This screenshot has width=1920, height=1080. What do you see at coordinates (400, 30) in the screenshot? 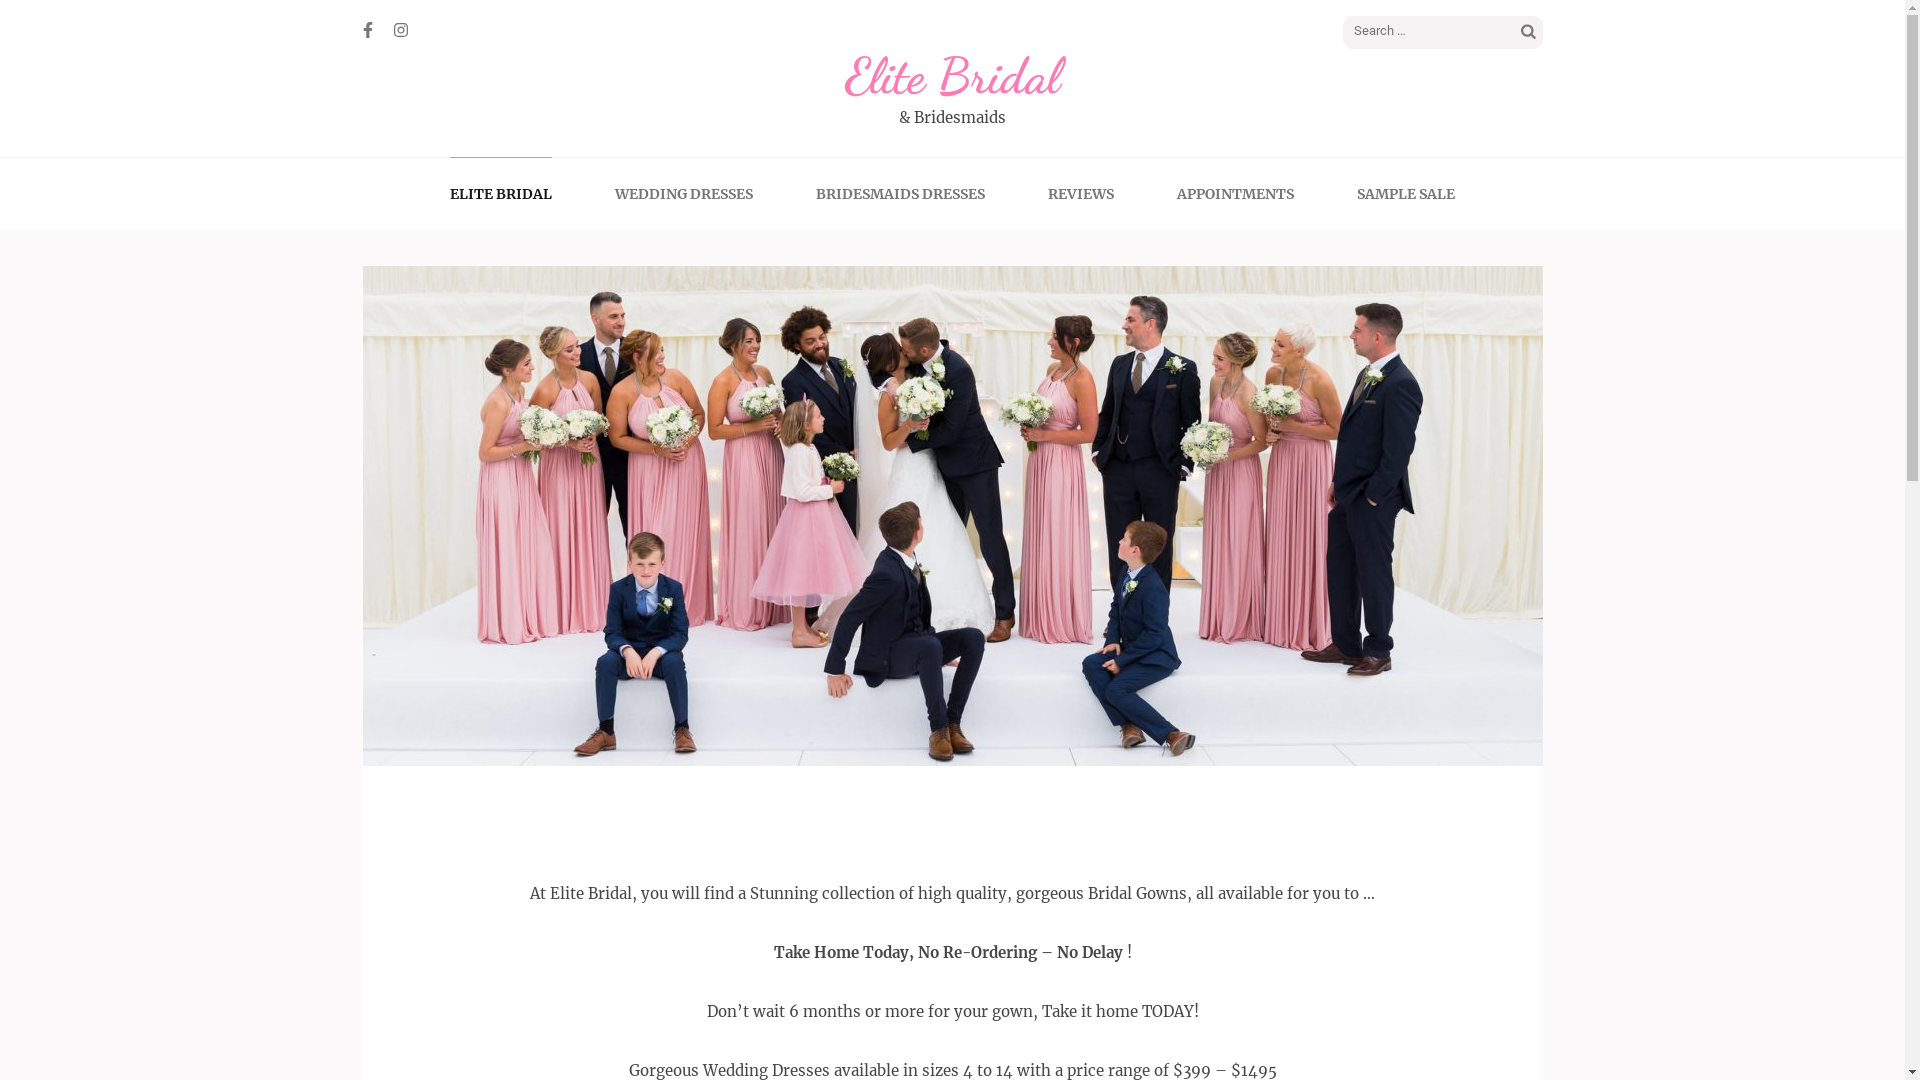
I see `'Instagram'` at bounding box center [400, 30].